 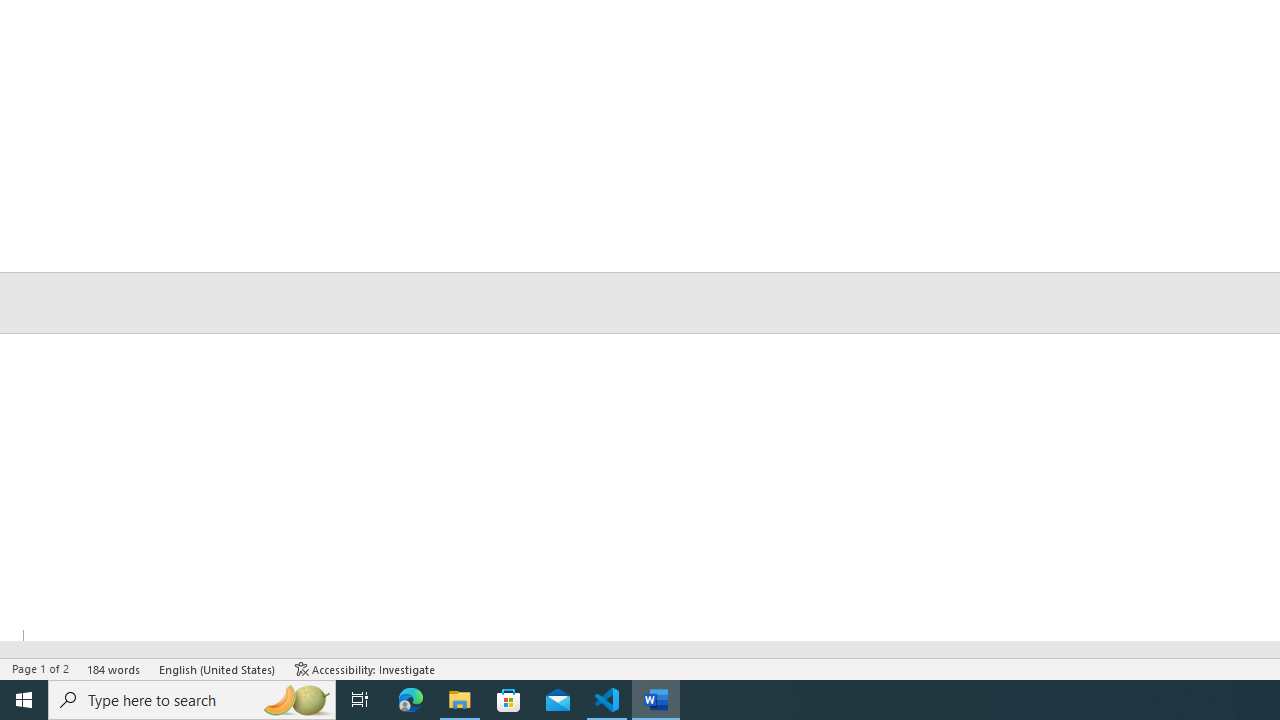 What do you see at coordinates (218, 669) in the screenshot?
I see `'Language English (United States)'` at bounding box center [218, 669].